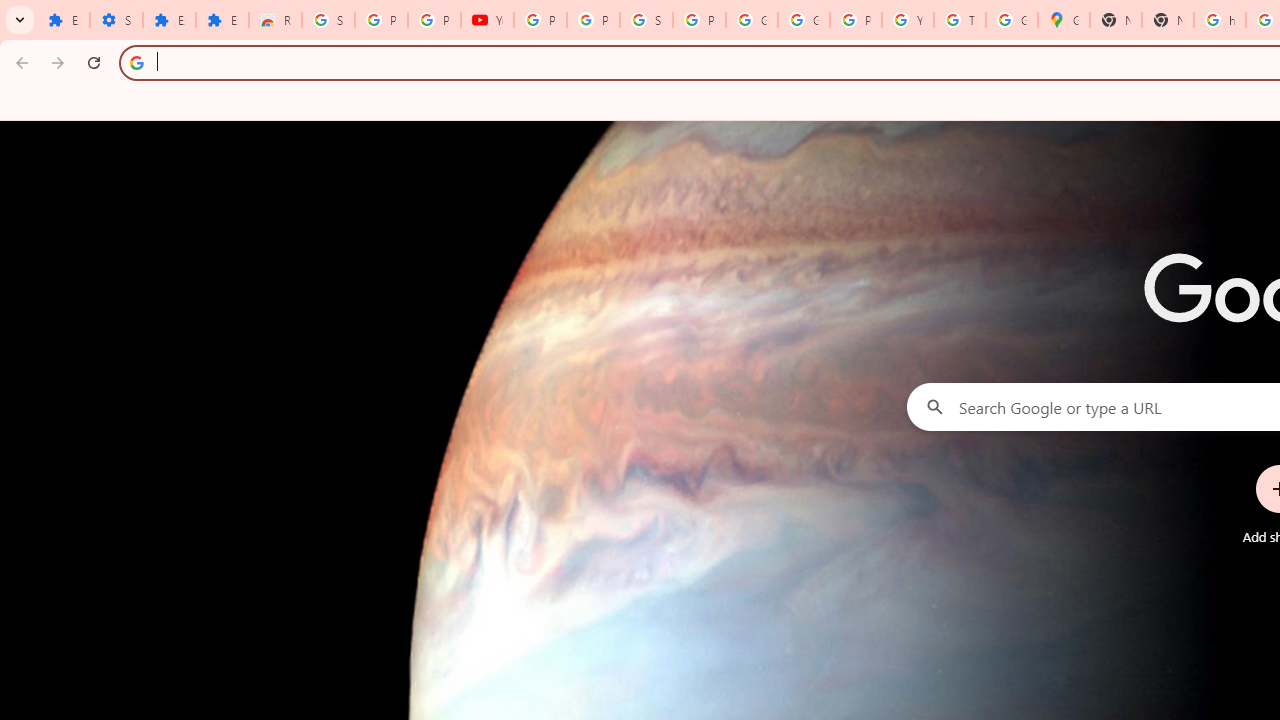 Image resolution: width=1280 pixels, height=720 pixels. I want to click on 'Extensions', so click(169, 20).